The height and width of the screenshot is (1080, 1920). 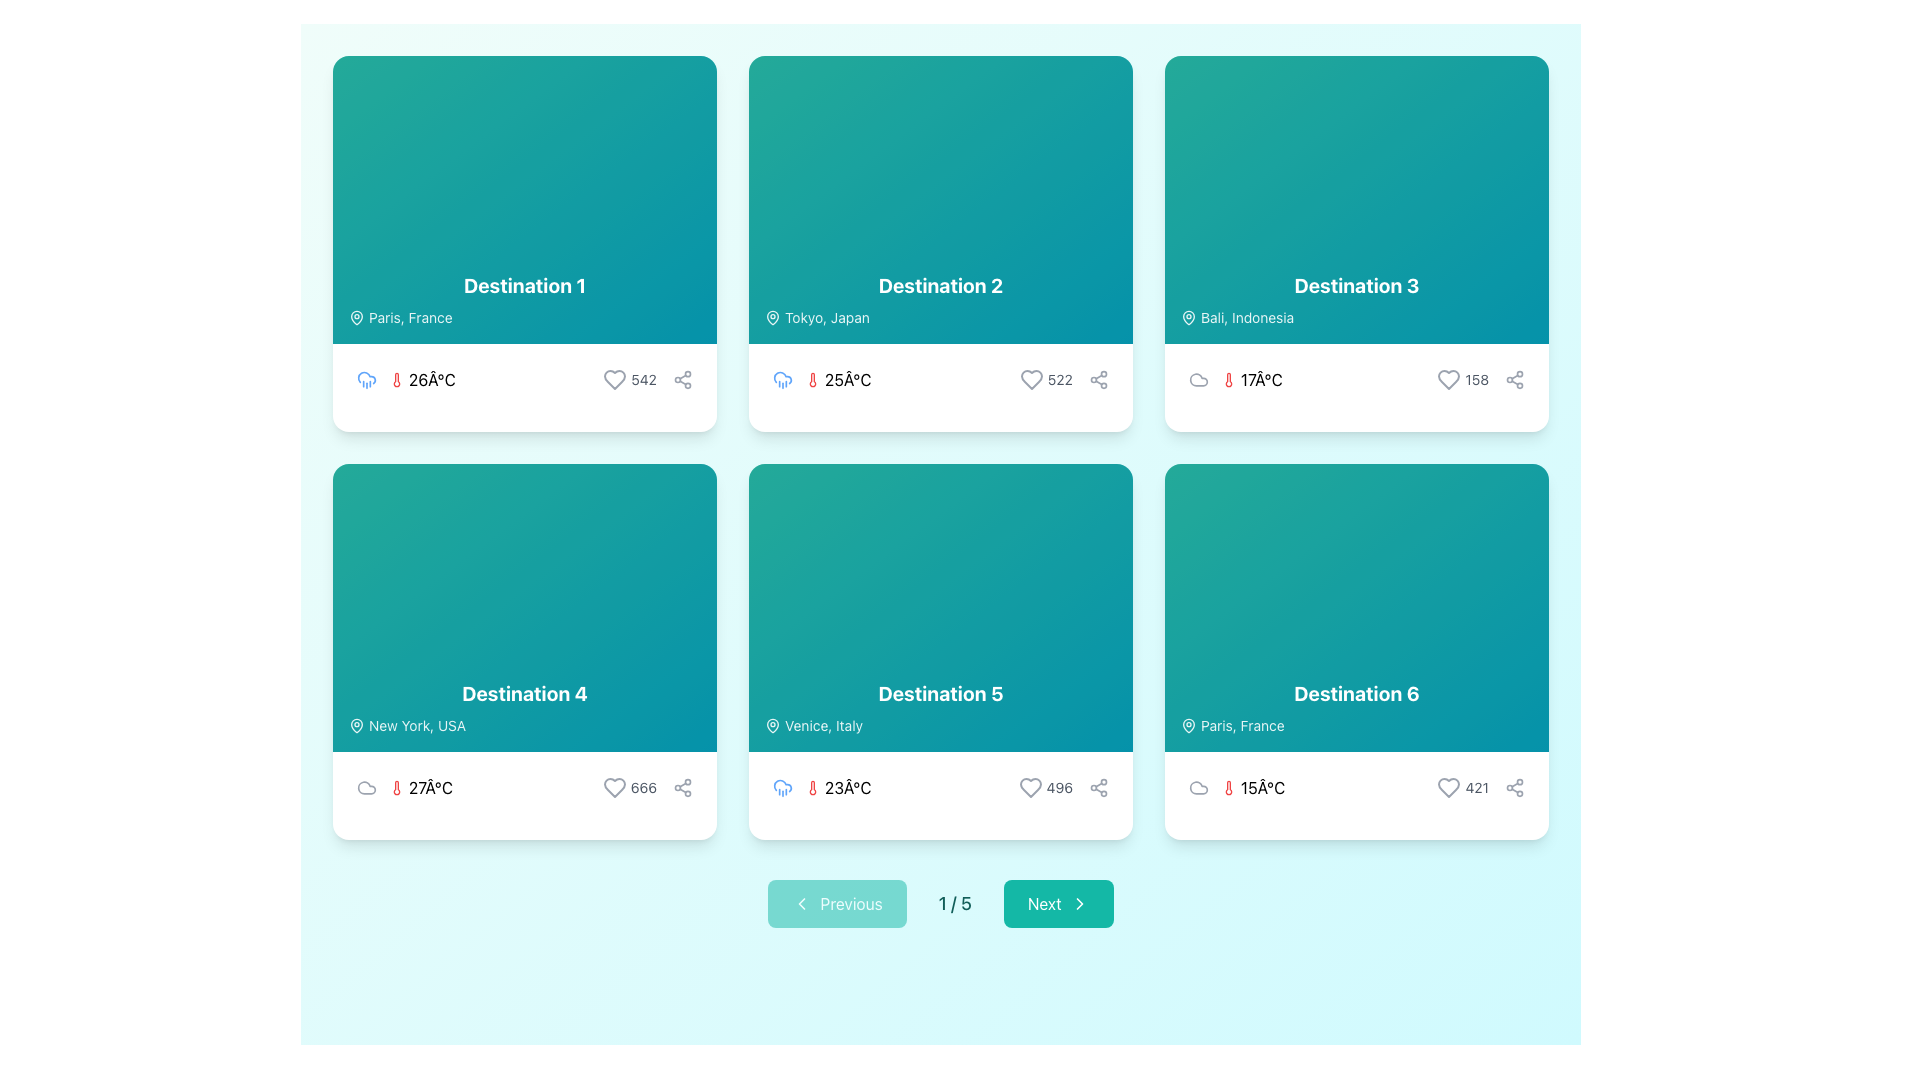 I want to click on the heart-shaped SVG graphic icon located at the bottom-right corner of the sixth card to 'like' or 'favorite' the associated item, so click(x=1449, y=786).